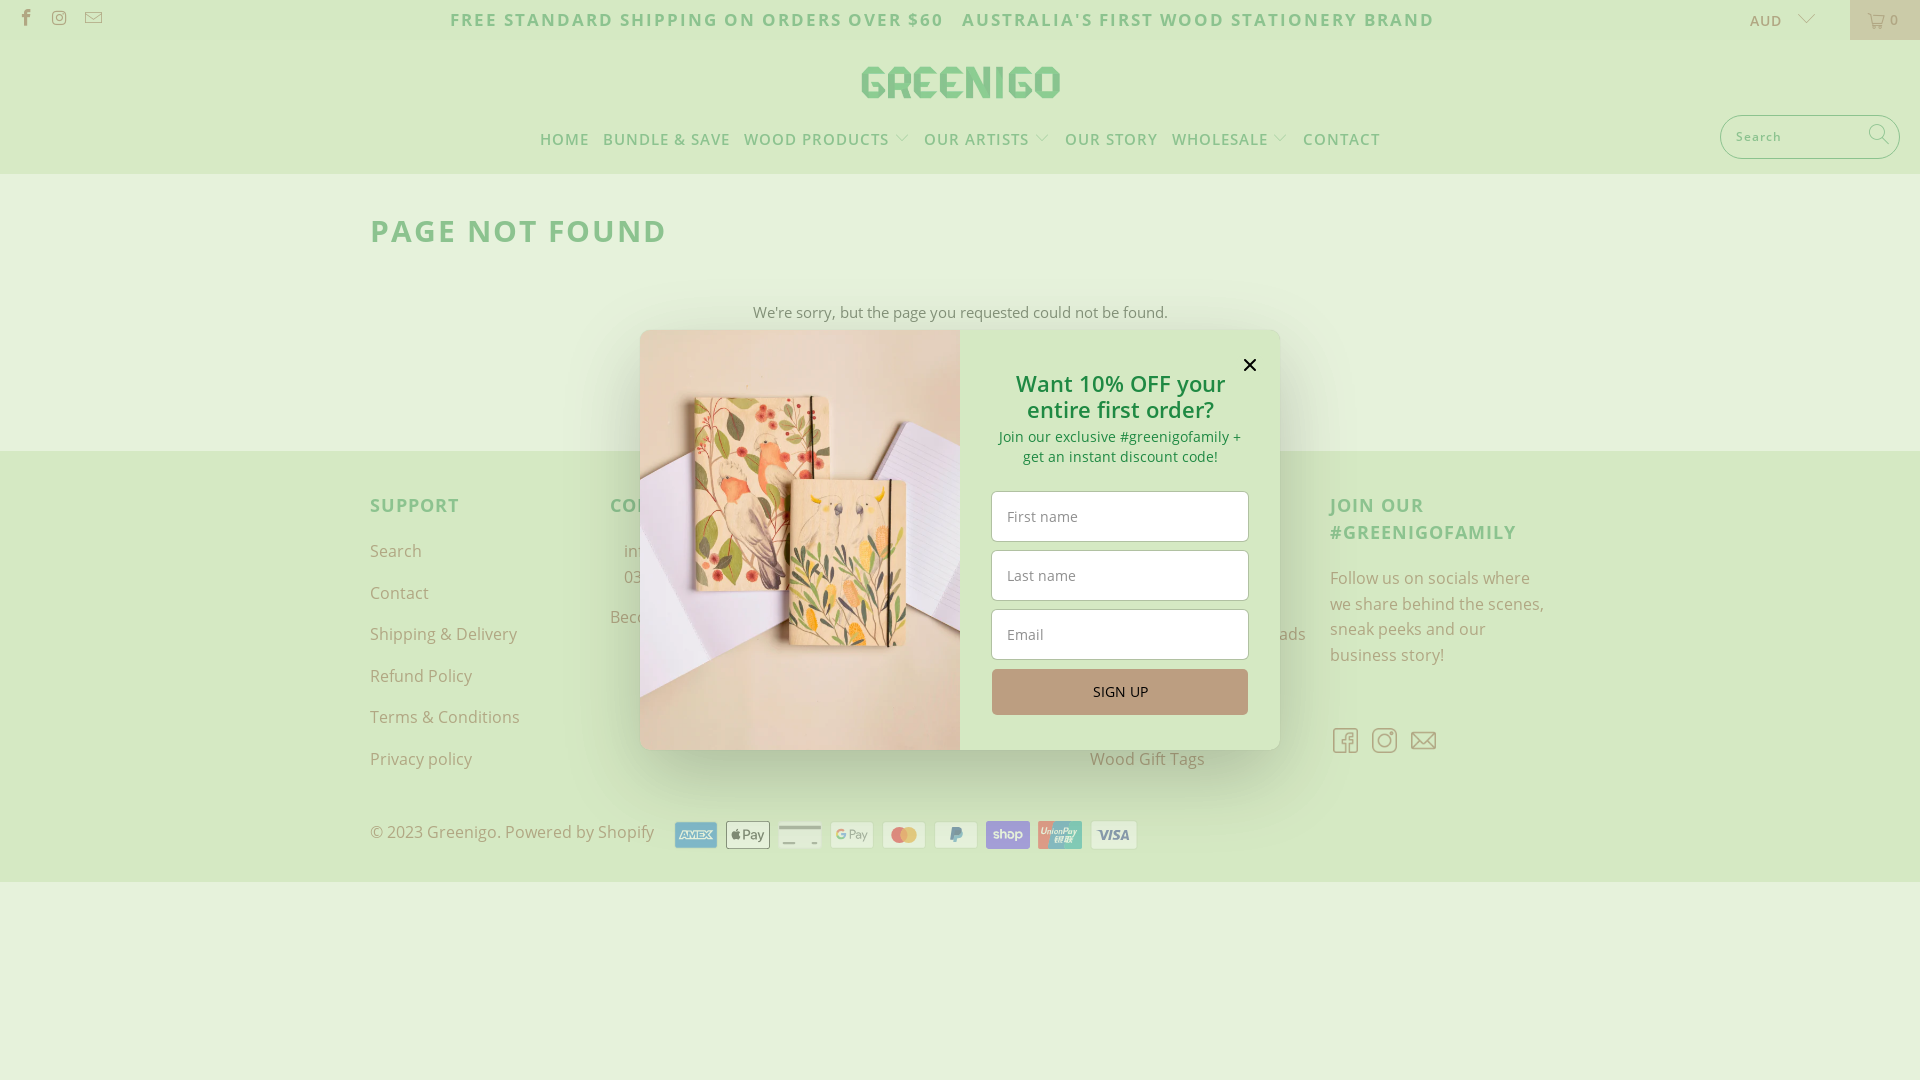 This screenshot has height=1080, width=1920. Describe the element at coordinates (709, 551) in the screenshot. I see `'info@greenigo.com.au'` at that location.